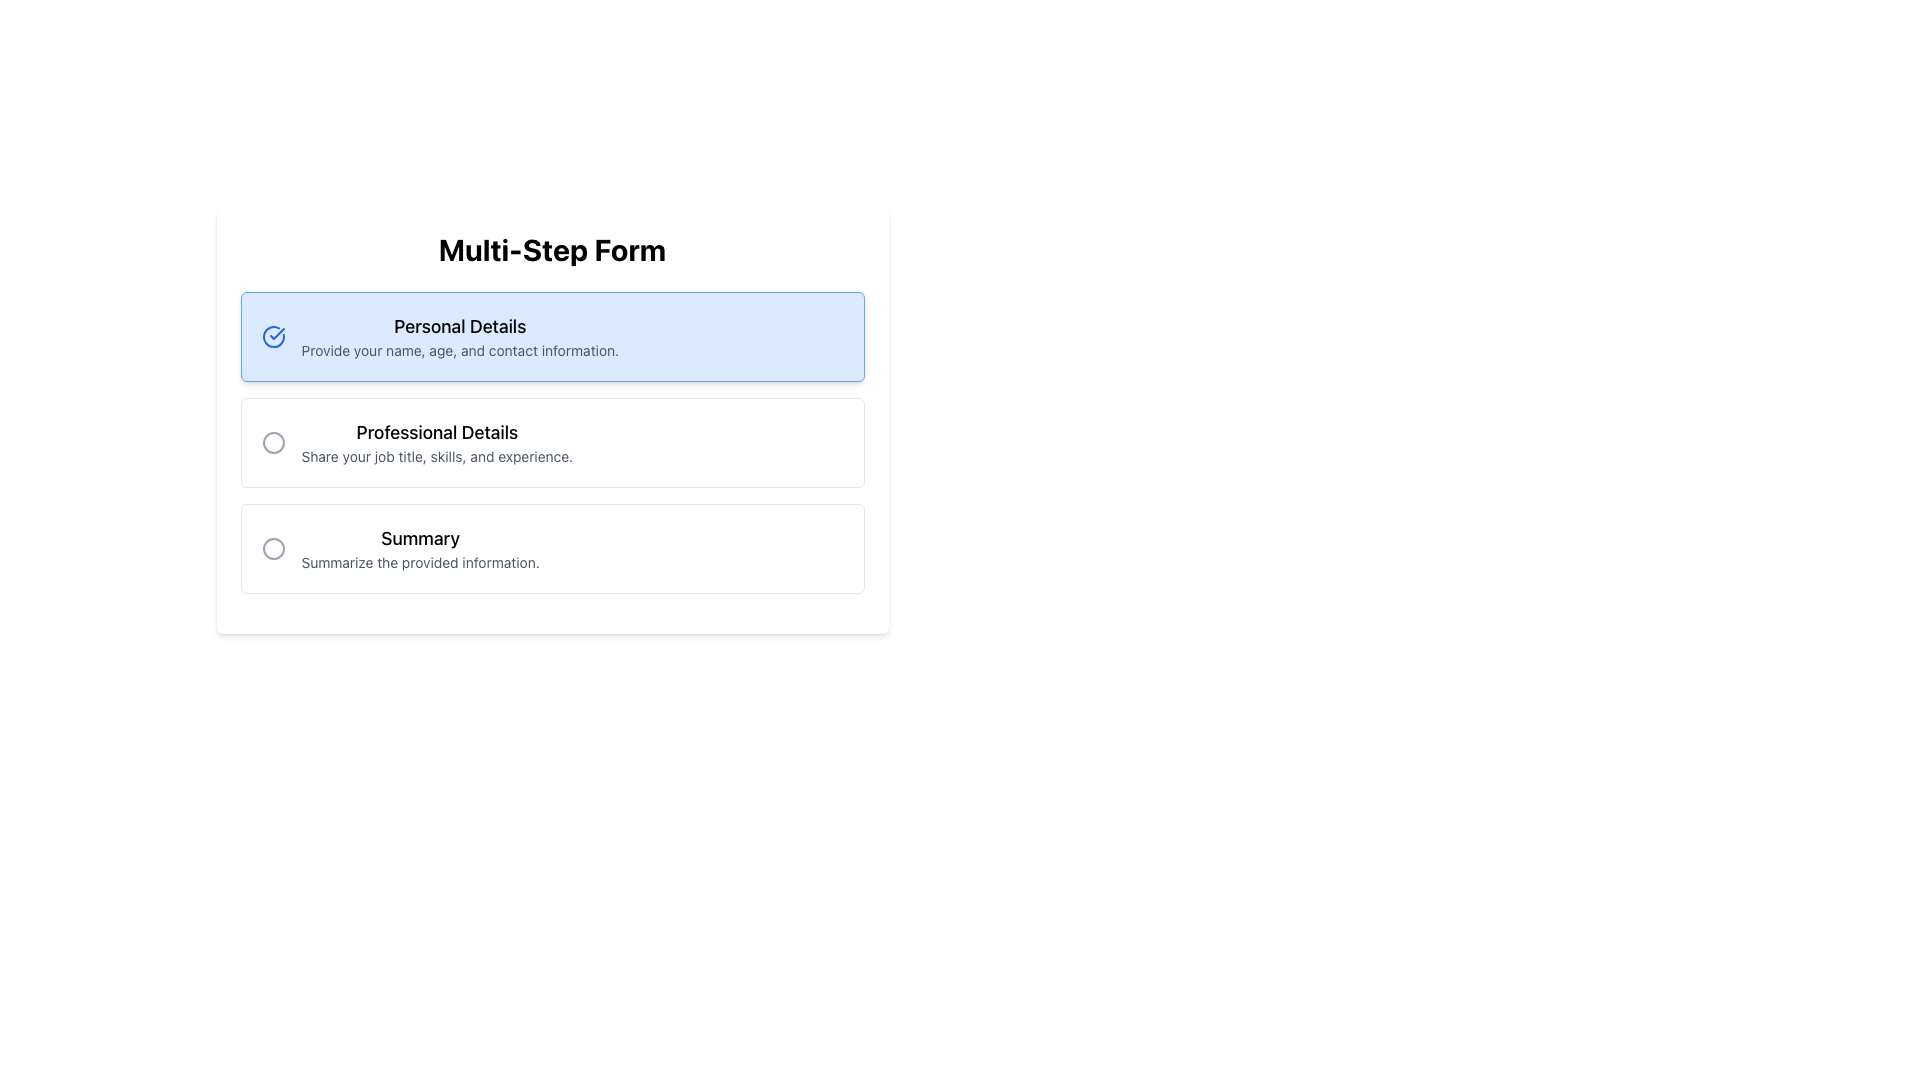 This screenshot has width=1920, height=1080. What do you see at coordinates (272, 335) in the screenshot?
I see `the blue circular checkmark icon located to the left of the 'Personal Details' section` at bounding box center [272, 335].